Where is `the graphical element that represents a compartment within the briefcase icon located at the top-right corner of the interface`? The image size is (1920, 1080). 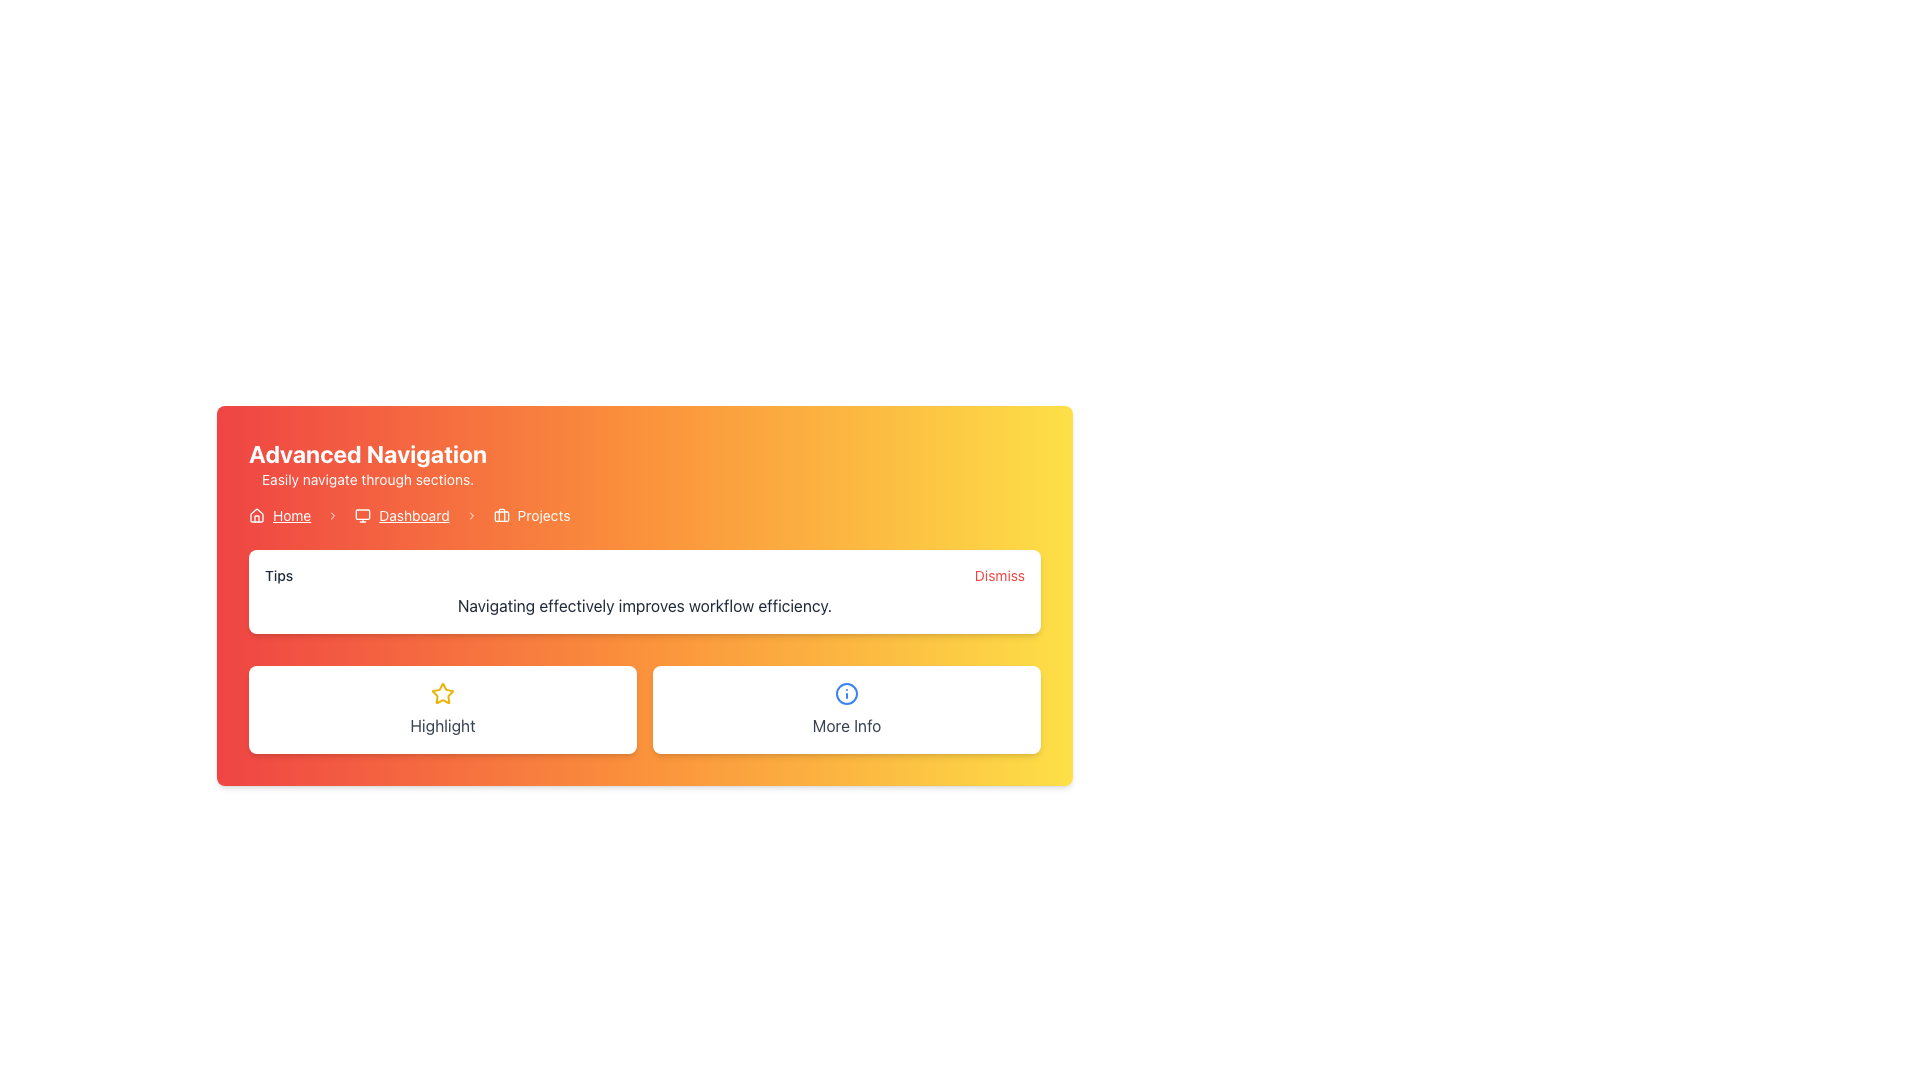
the graphical element that represents a compartment within the briefcase icon located at the top-right corner of the interface is located at coordinates (501, 515).